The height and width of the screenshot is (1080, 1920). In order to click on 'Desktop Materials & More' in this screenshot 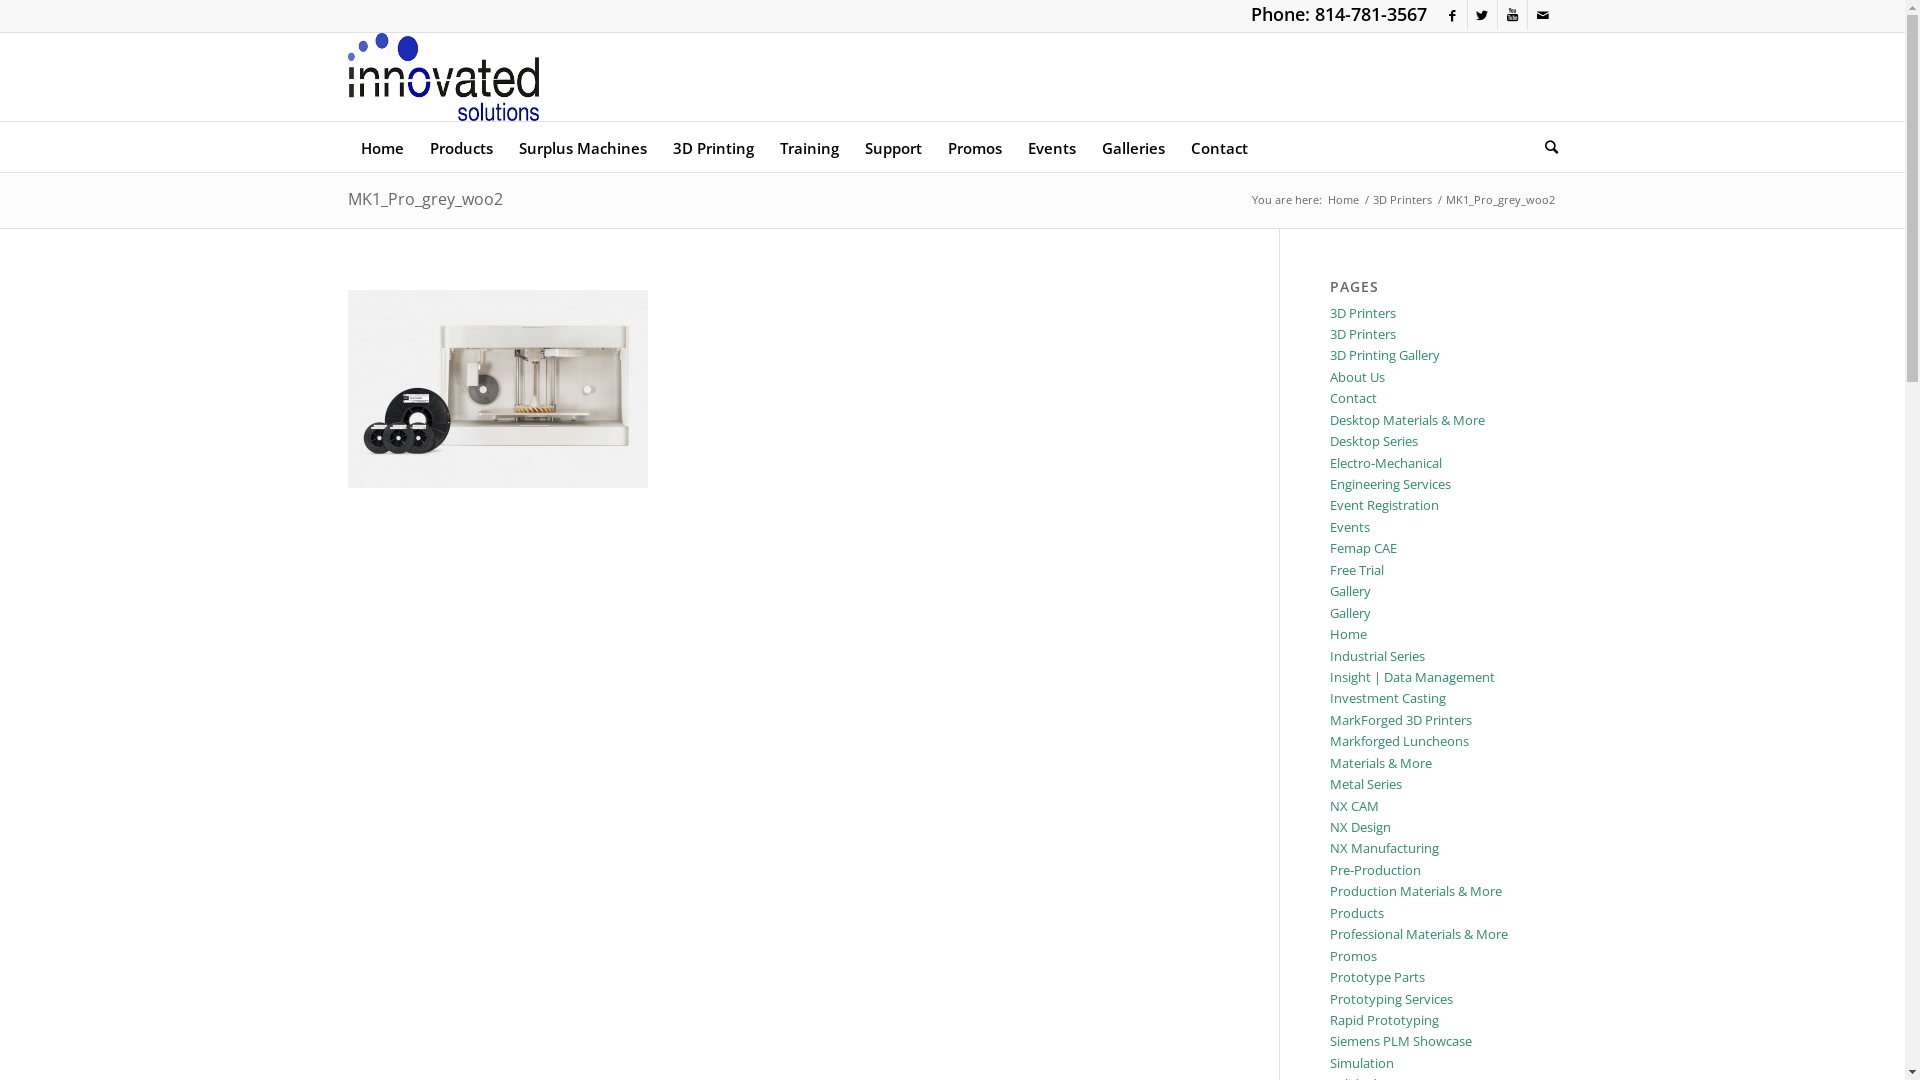, I will do `click(1406, 419)`.